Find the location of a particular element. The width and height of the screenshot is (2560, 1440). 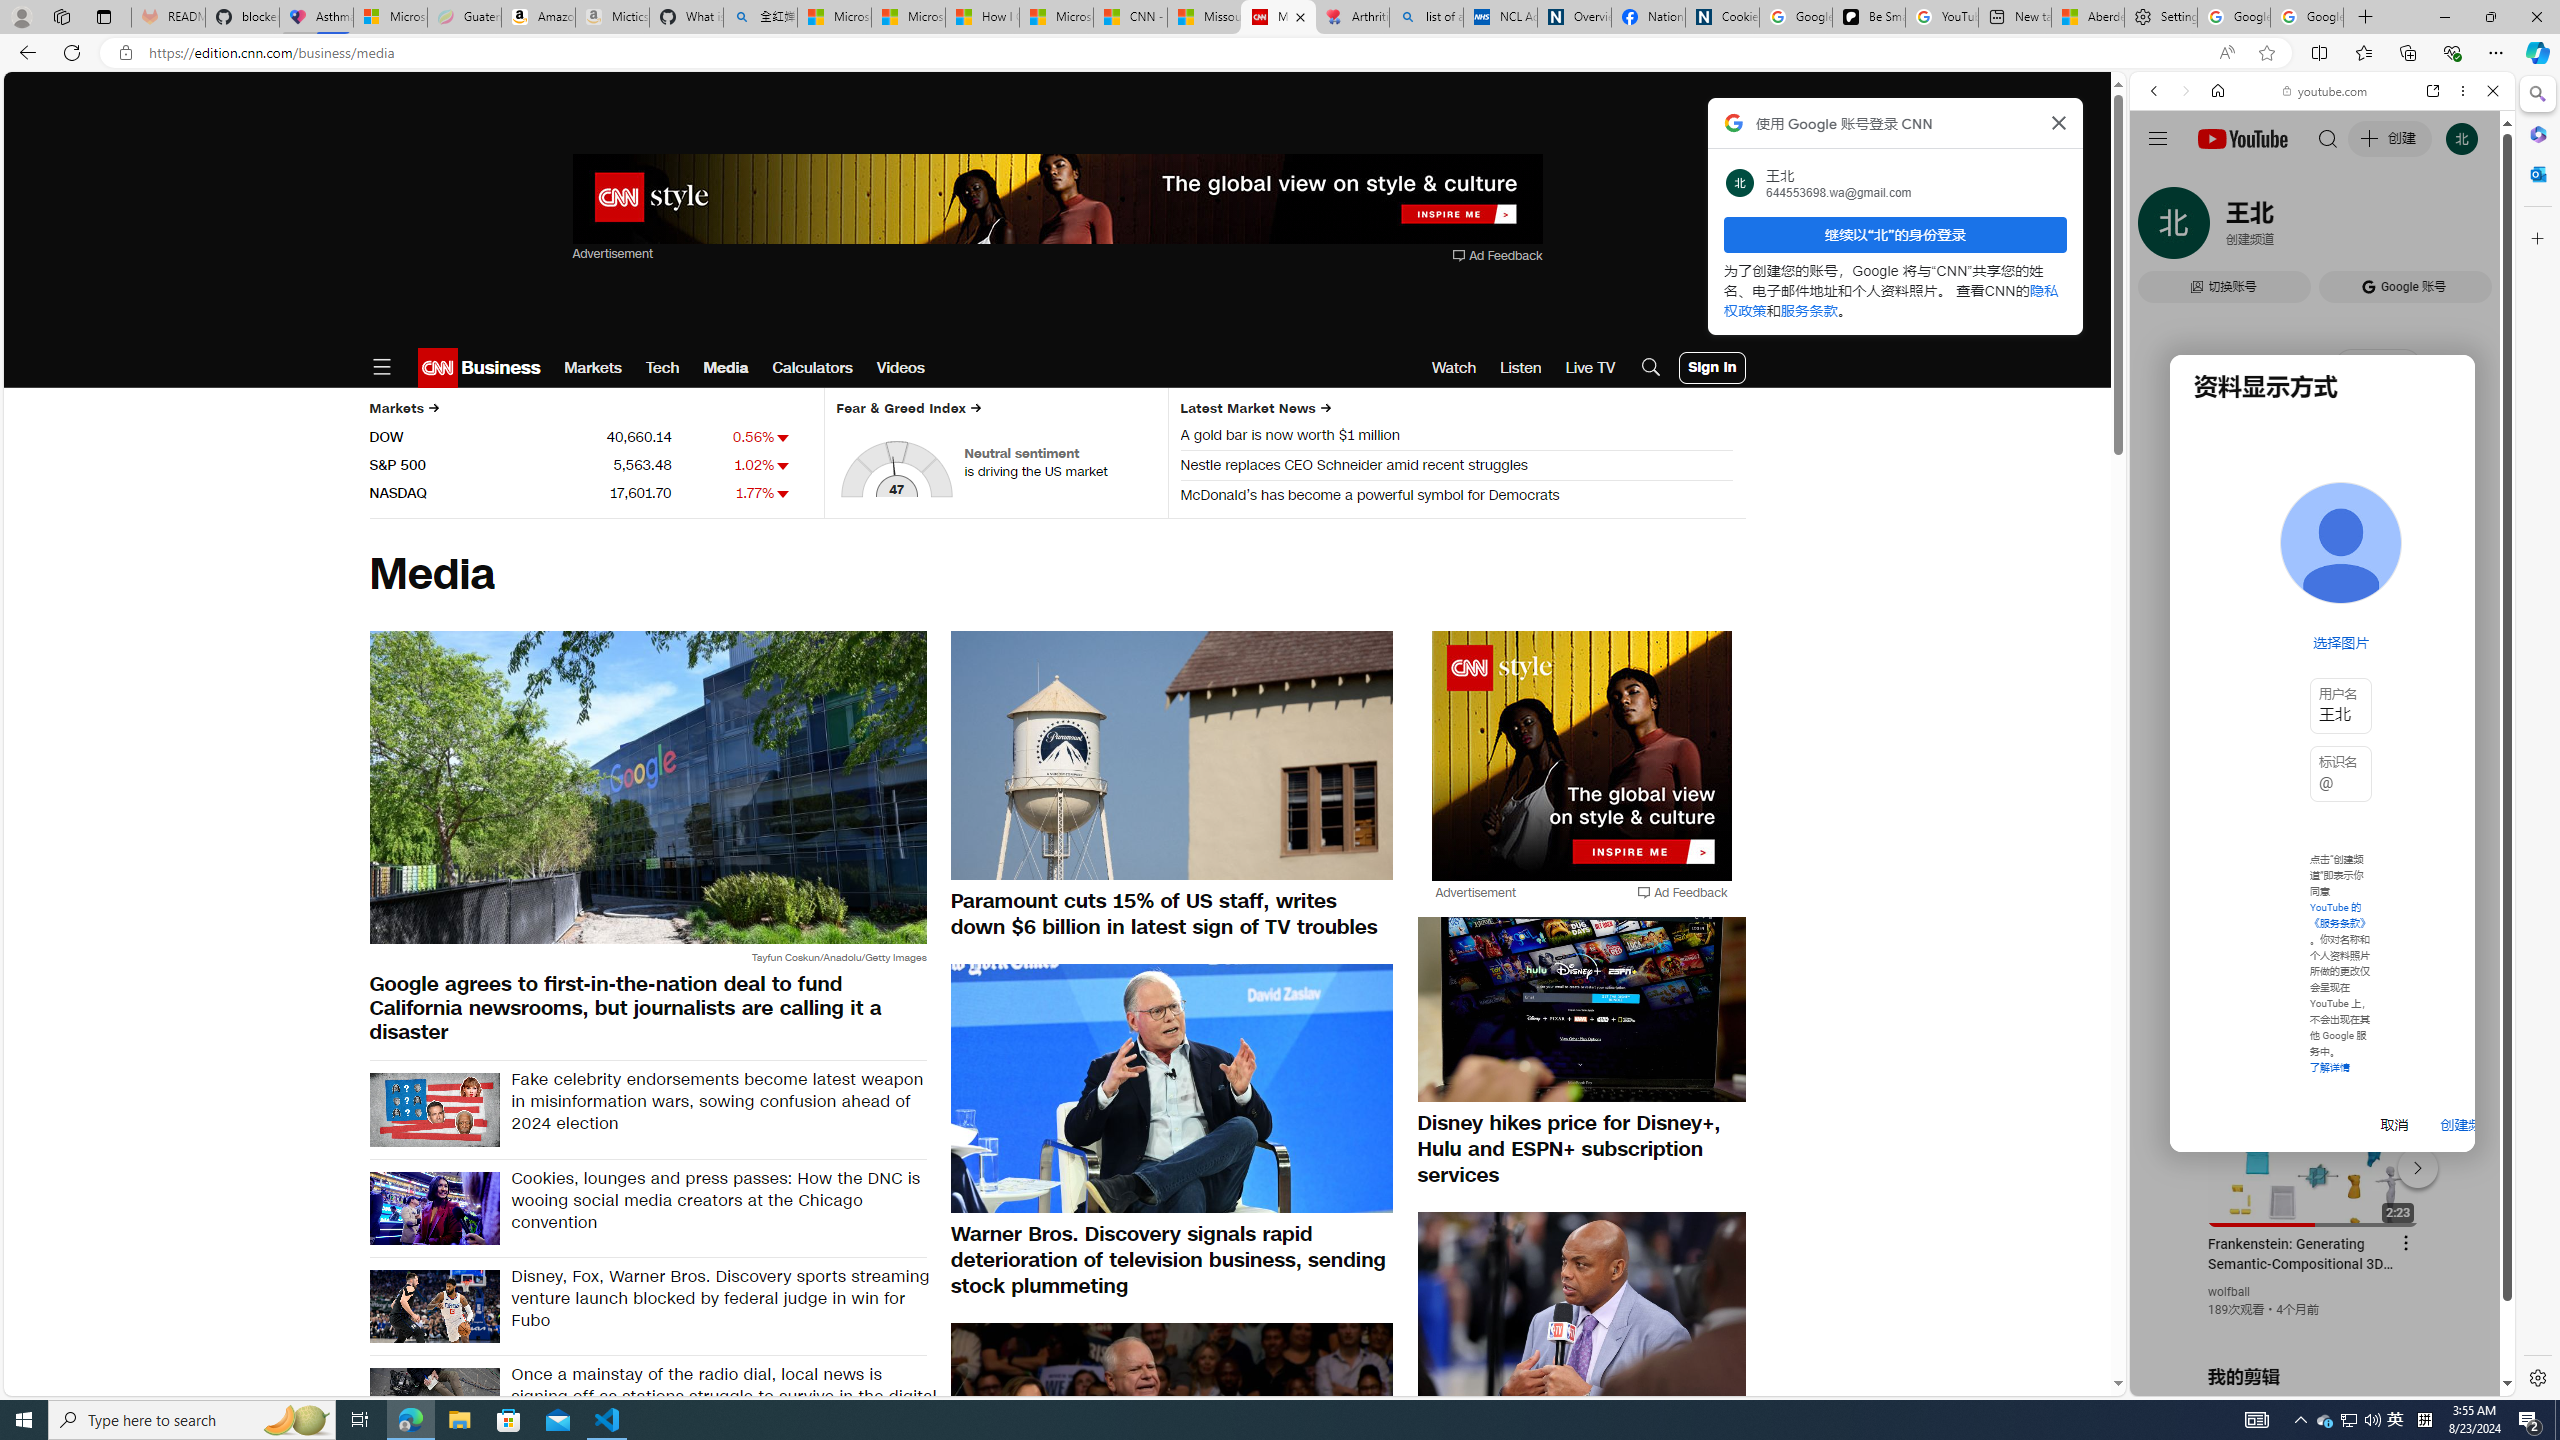

'Neutral sentiment is driving the US market' is located at coordinates (1060, 462).